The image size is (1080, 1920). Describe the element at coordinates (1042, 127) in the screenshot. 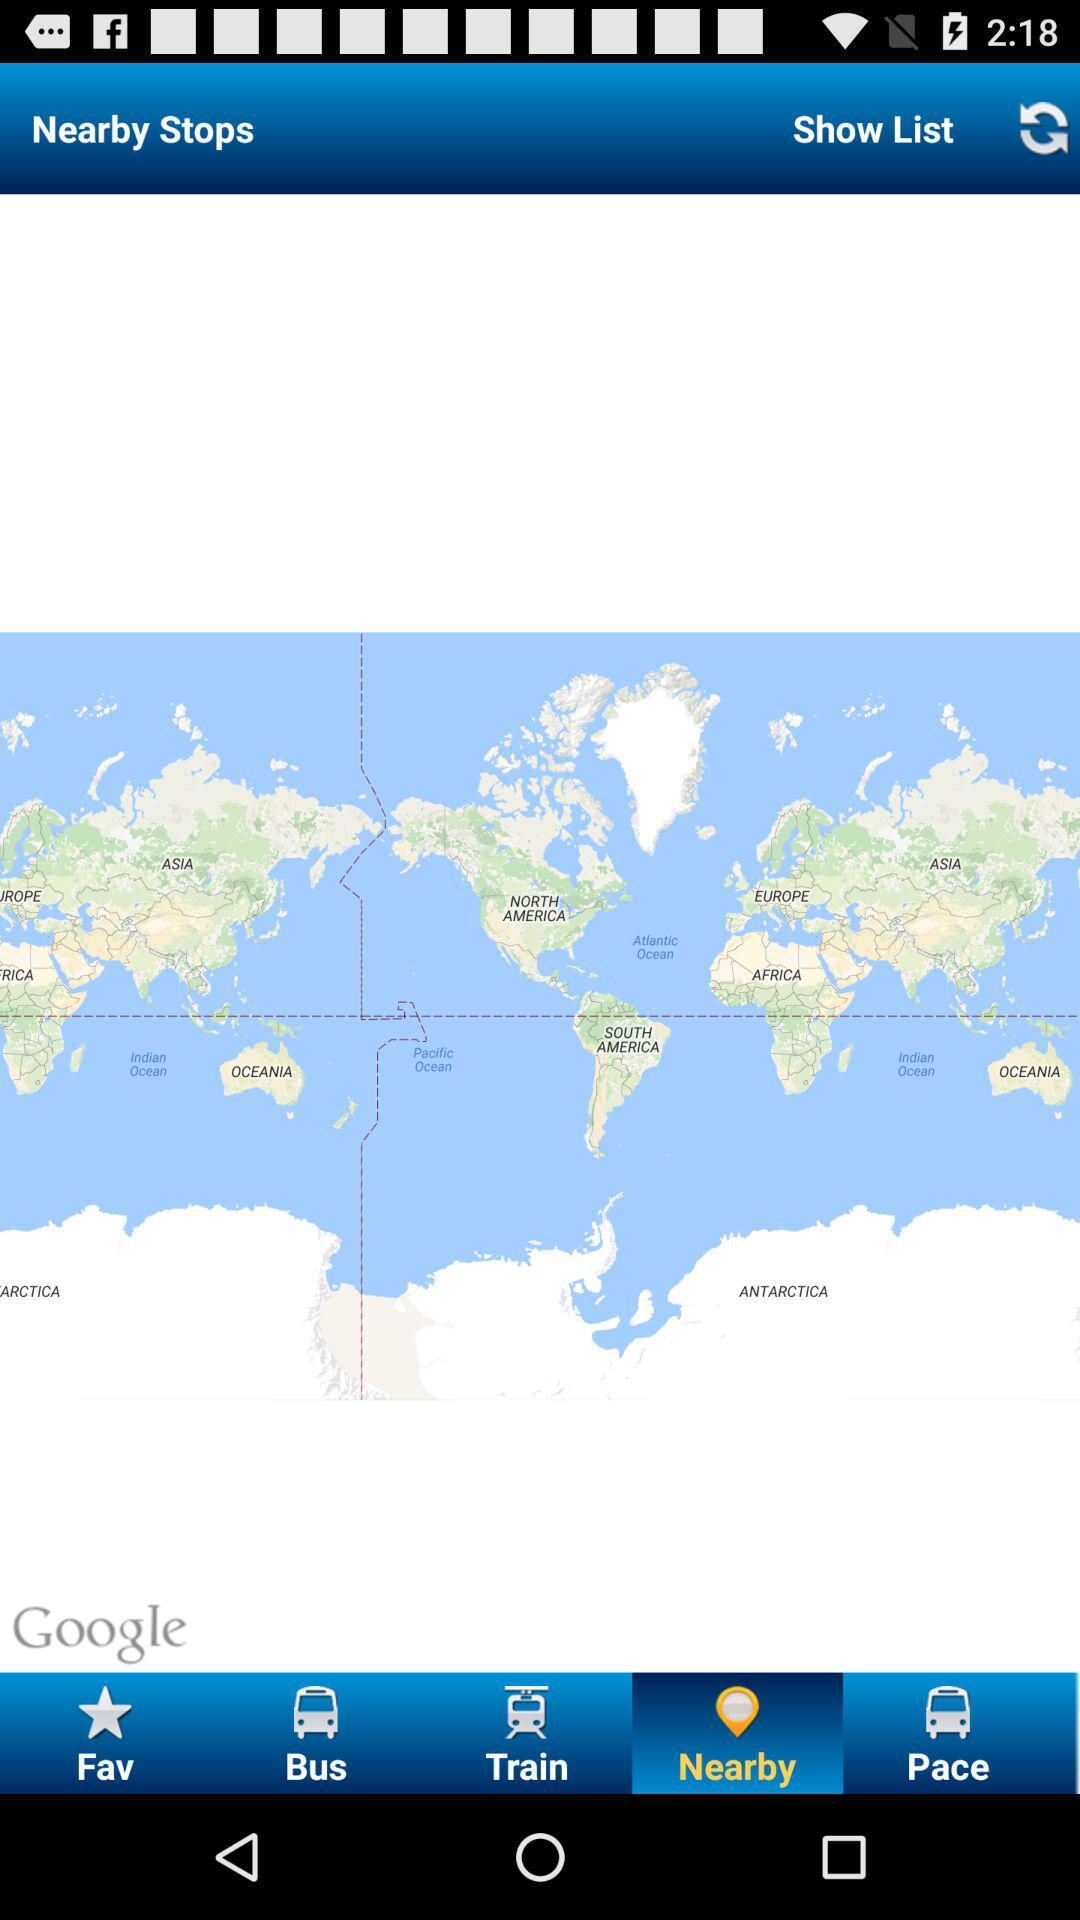

I see `the icon next to the show list icon` at that location.